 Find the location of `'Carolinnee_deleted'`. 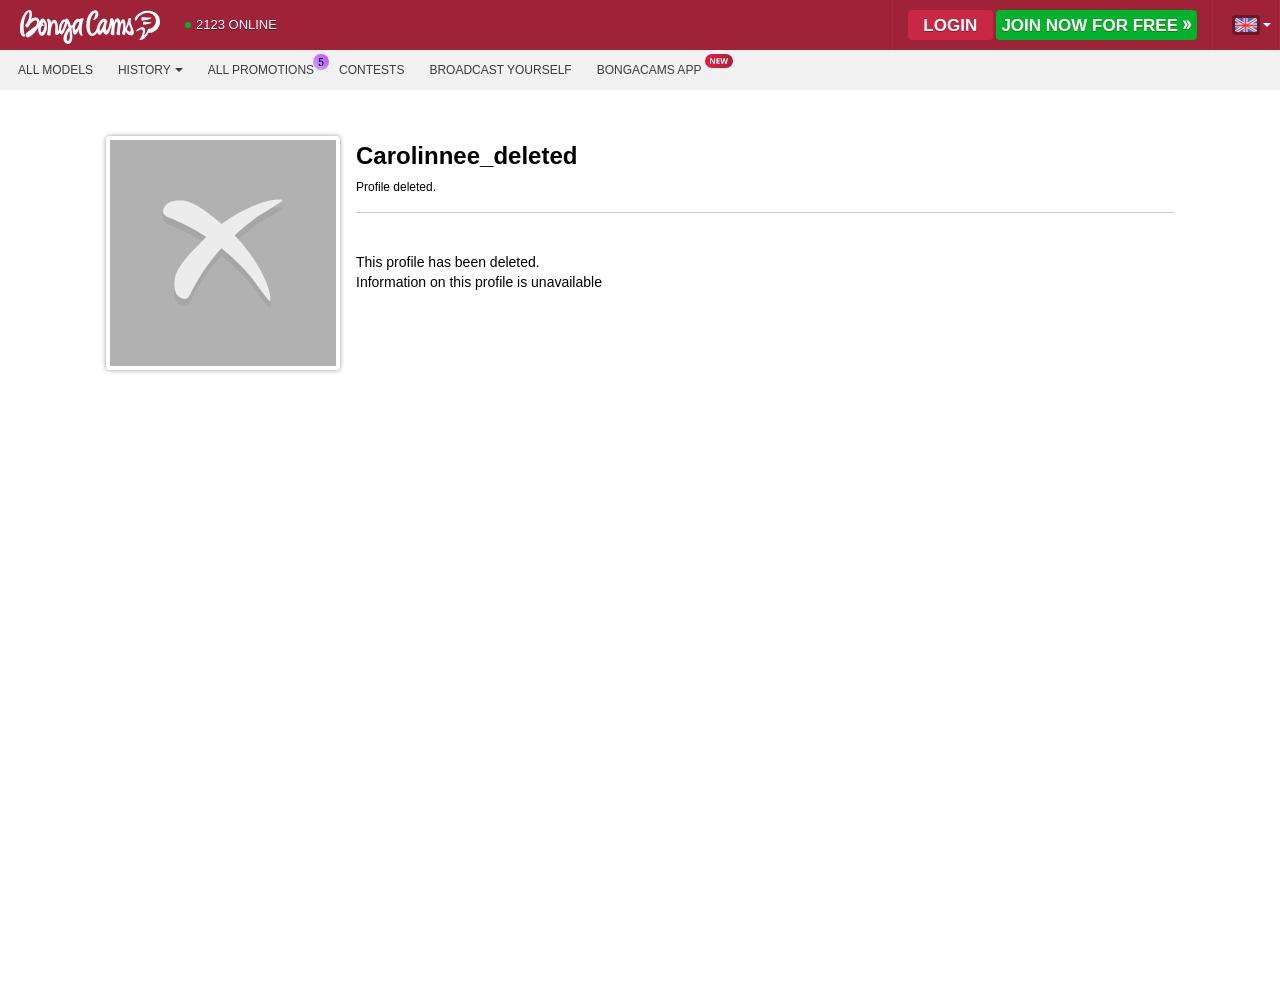

'Carolinnee_deleted' is located at coordinates (465, 155).